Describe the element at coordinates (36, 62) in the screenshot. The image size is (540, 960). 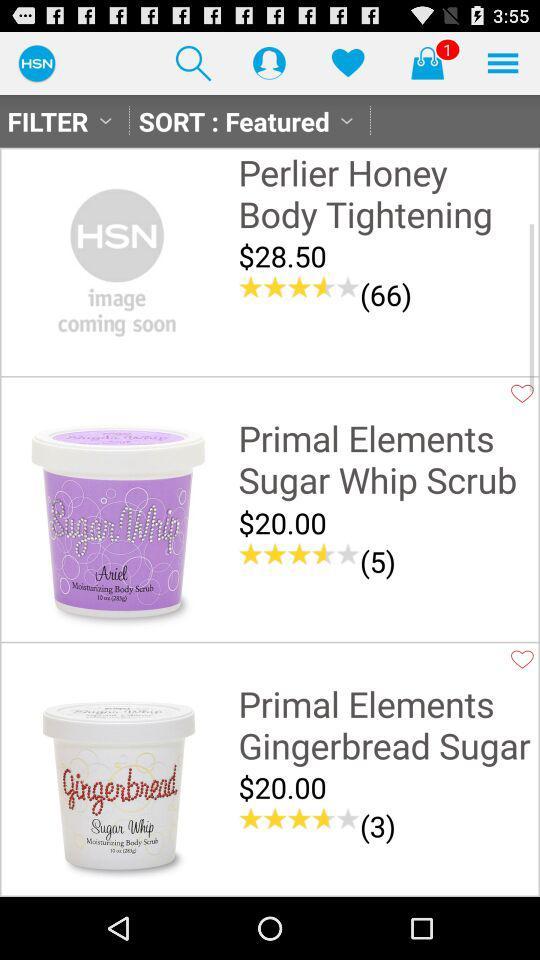
I see `top left hsn blue circle icon which is left to search icon` at that location.